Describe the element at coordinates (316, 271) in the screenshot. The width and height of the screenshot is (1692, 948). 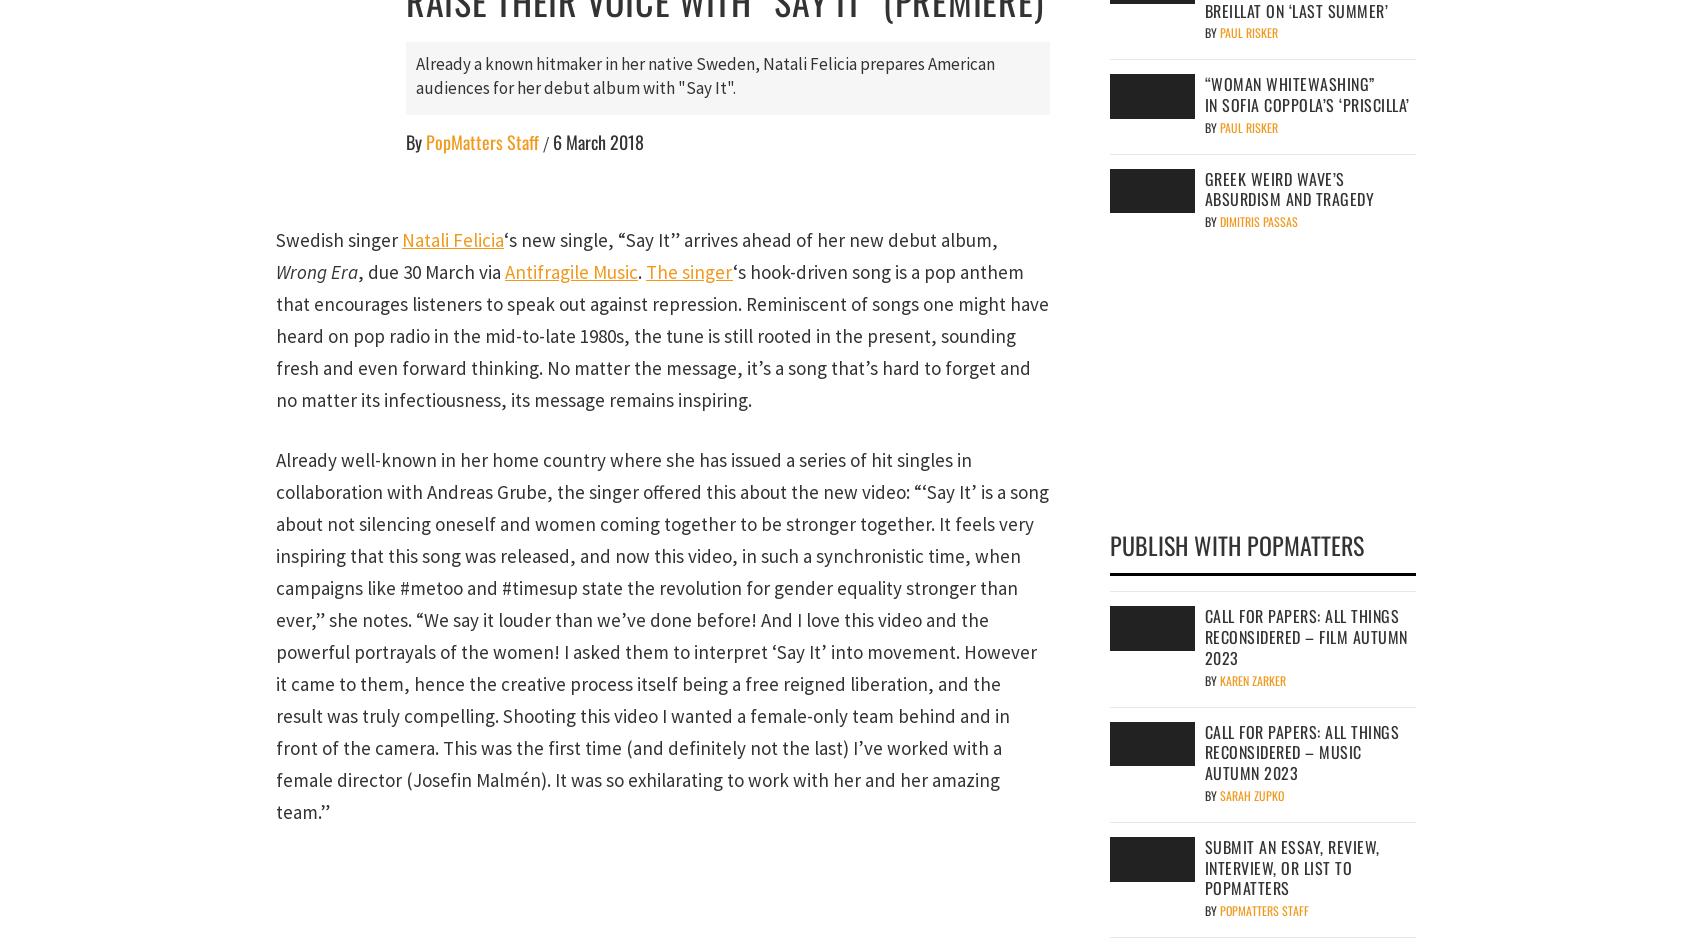
I see `'Wrong Era'` at that location.